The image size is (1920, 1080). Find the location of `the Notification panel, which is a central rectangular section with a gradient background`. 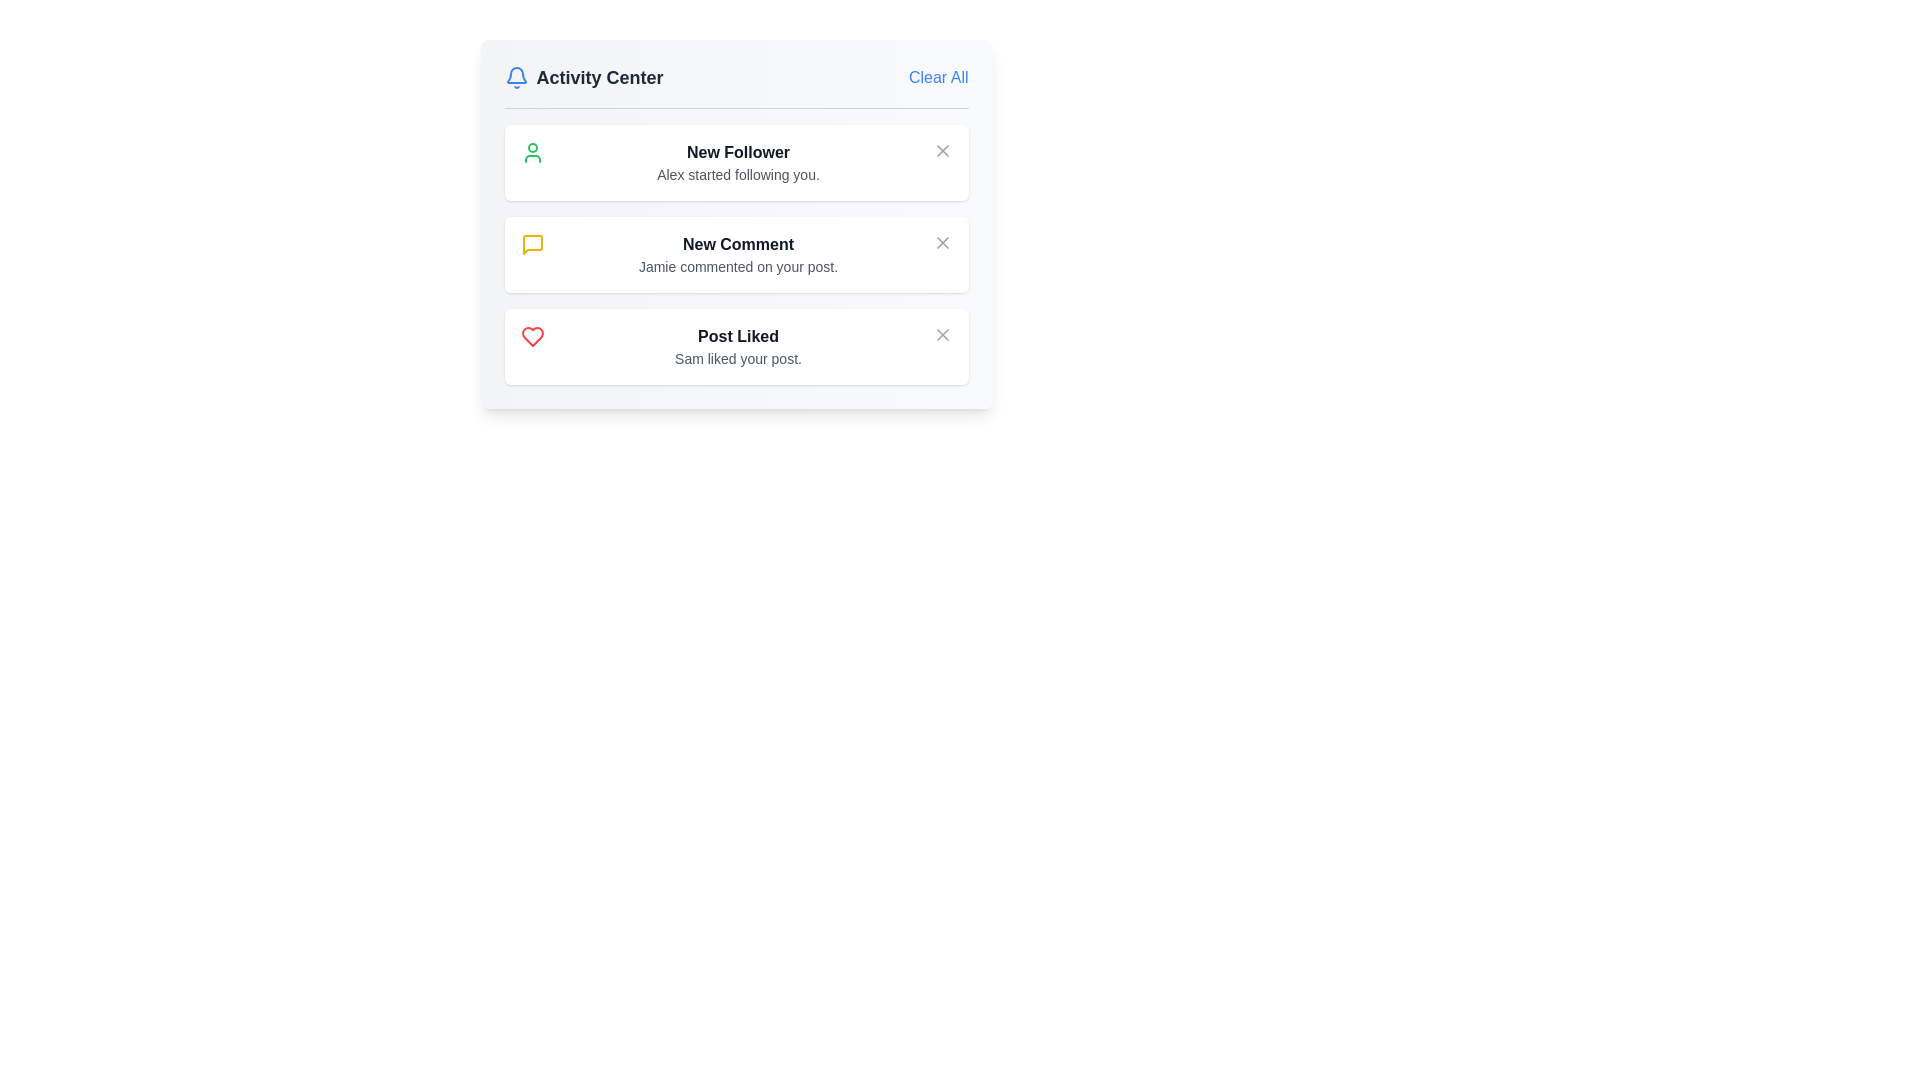

the Notification panel, which is a central rectangular section with a gradient background is located at coordinates (735, 224).